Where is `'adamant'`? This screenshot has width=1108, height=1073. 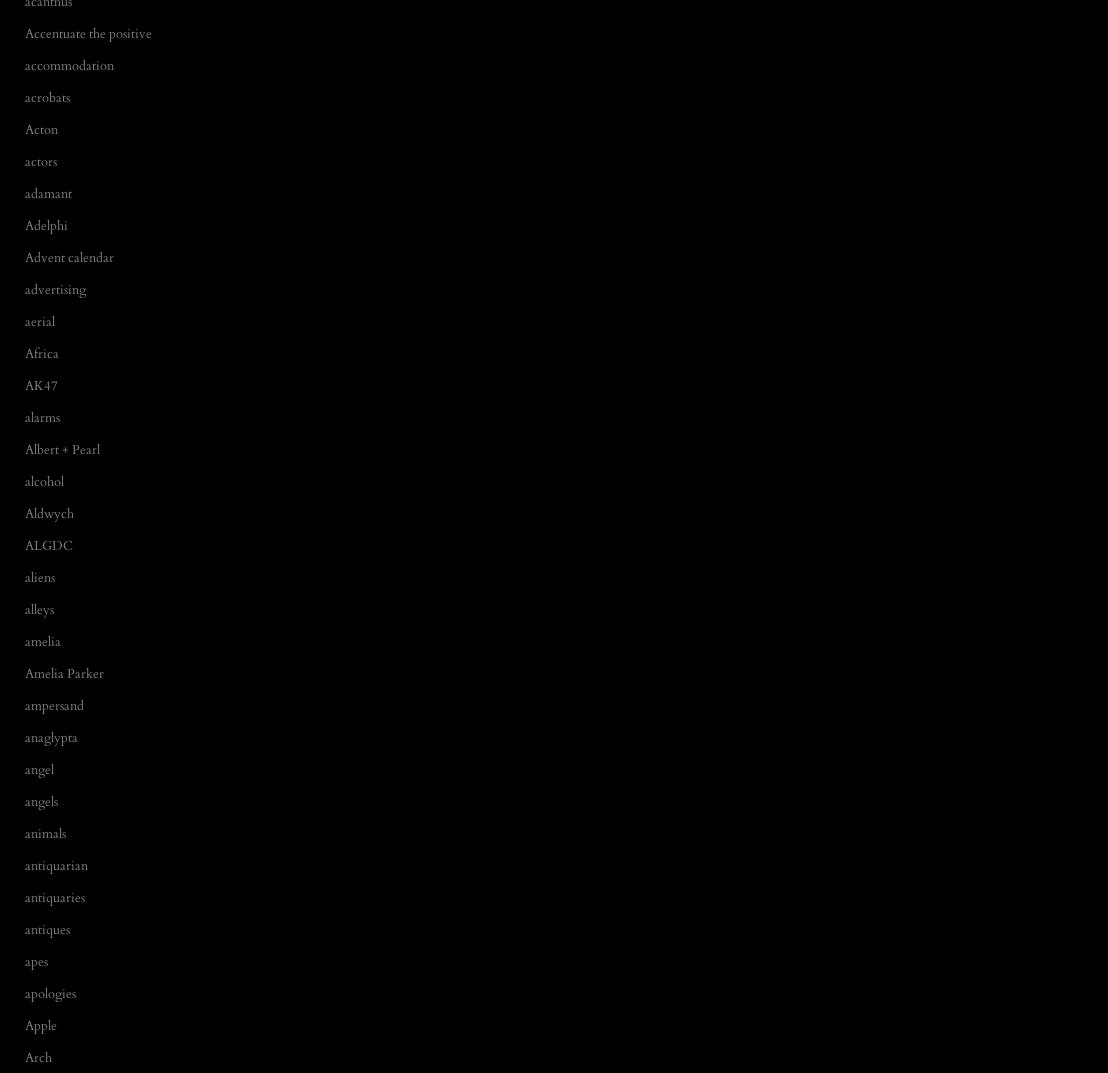
'adamant' is located at coordinates (25, 193).